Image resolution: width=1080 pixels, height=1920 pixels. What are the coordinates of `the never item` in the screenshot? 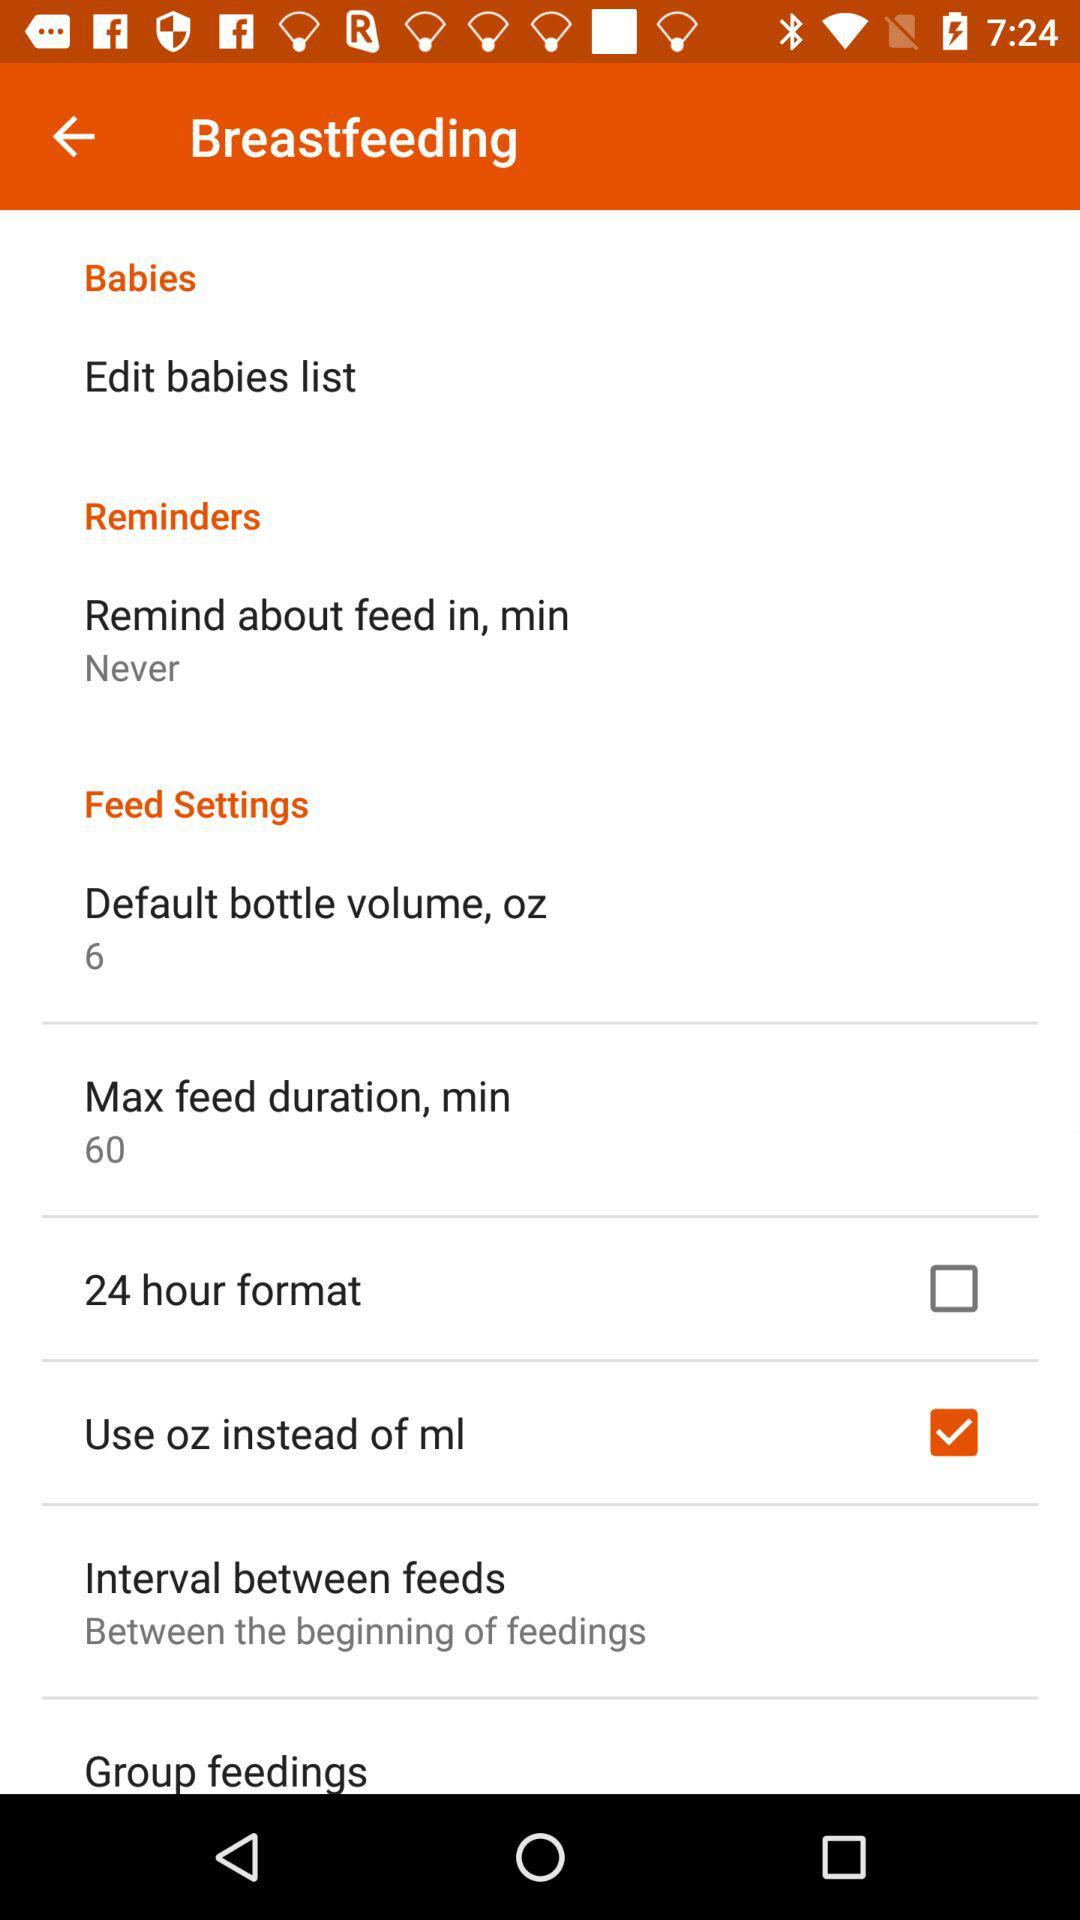 It's located at (131, 666).